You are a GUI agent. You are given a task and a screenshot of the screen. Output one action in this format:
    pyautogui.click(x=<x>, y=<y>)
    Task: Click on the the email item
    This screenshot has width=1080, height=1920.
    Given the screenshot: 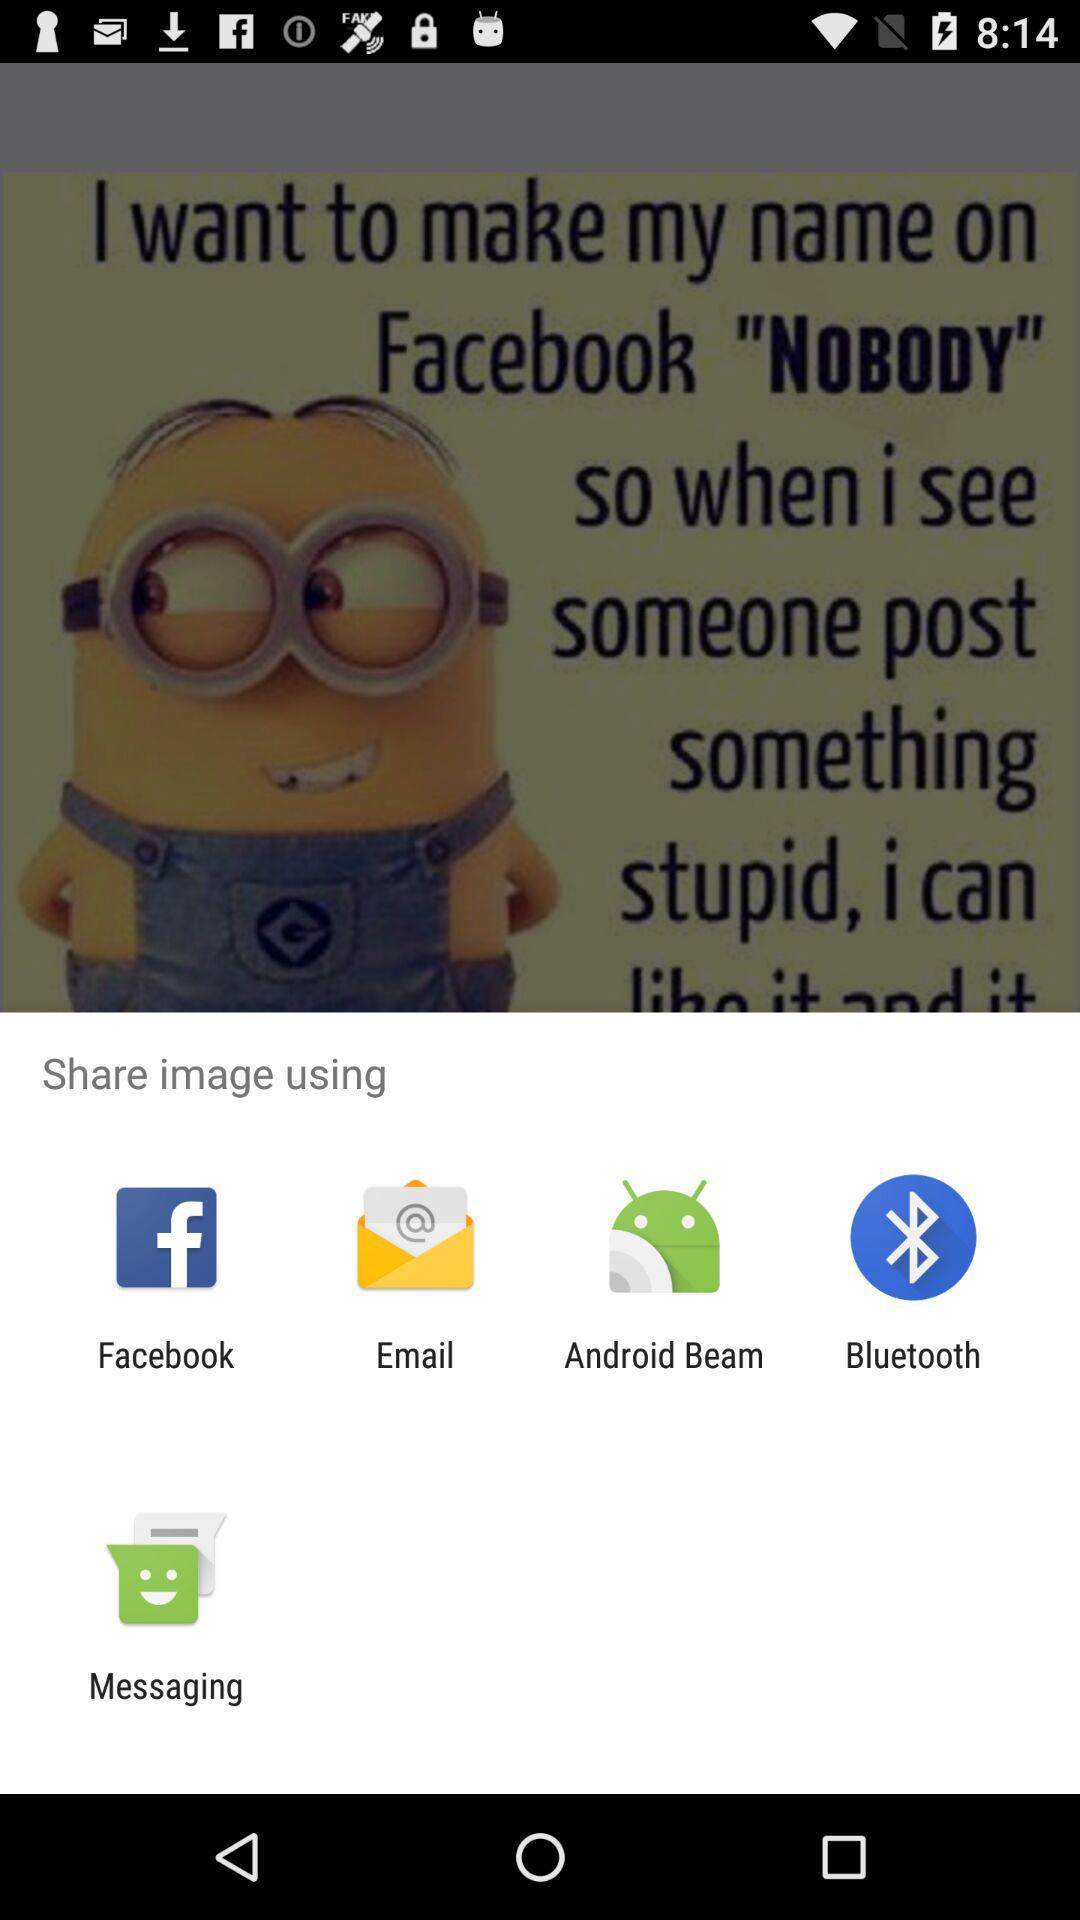 What is the action you would take?
    pyautogui.click(x=414, y=1374)
    